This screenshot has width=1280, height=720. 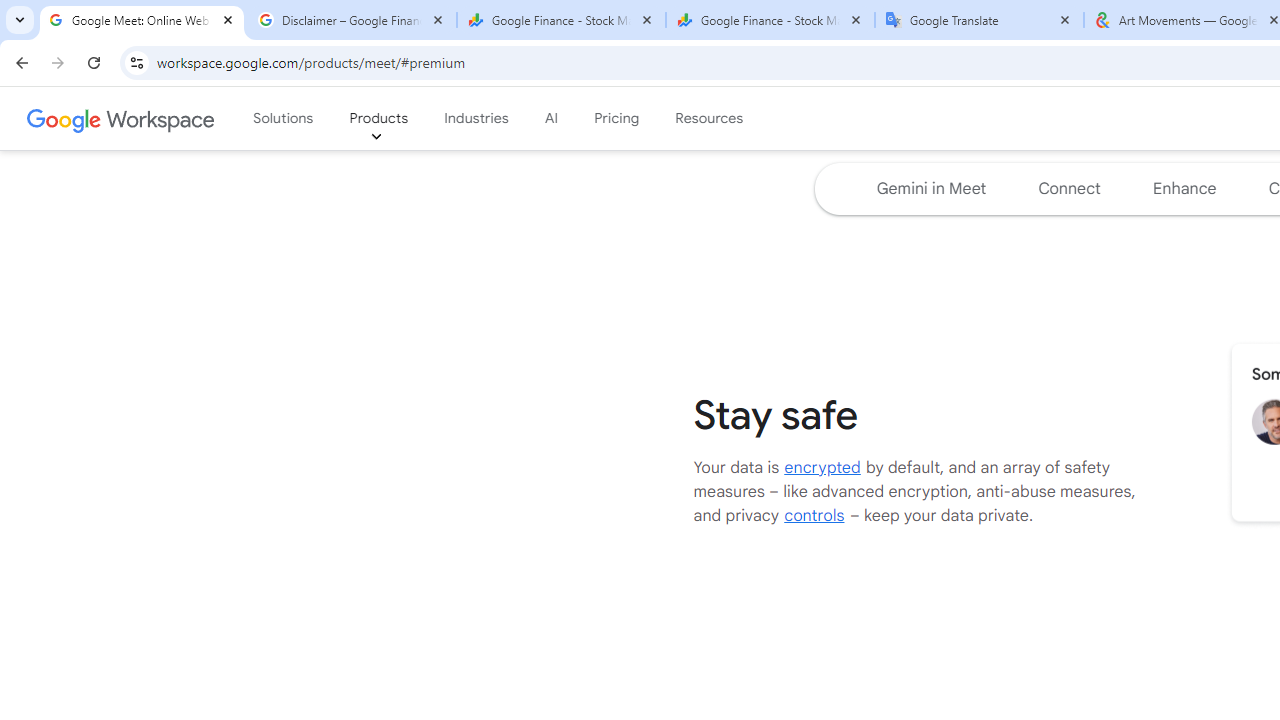 What do you see at coordinates (822, 467) in the screenshot?
I see `'encrypted'` at bounding box center [822, 467].